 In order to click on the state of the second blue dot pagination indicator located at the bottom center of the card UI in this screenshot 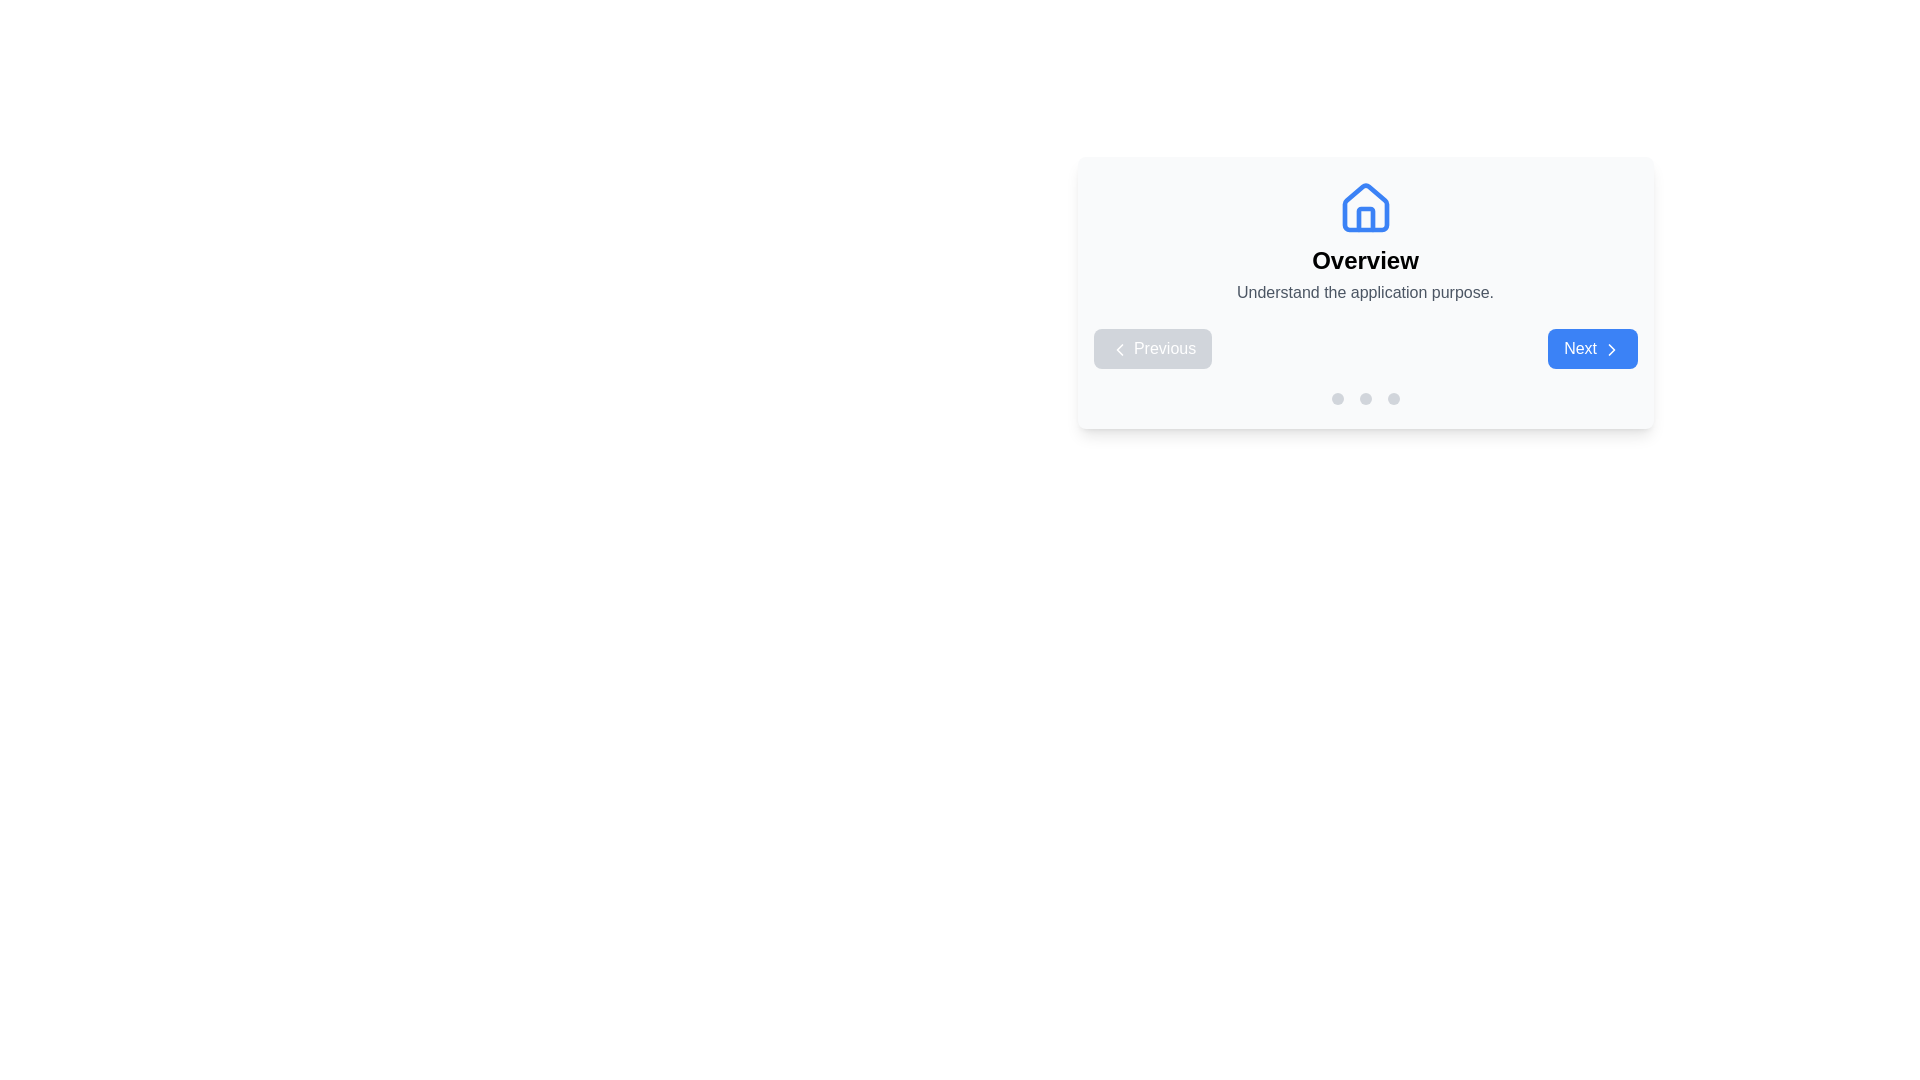, I will do `click(1337, 398)`.